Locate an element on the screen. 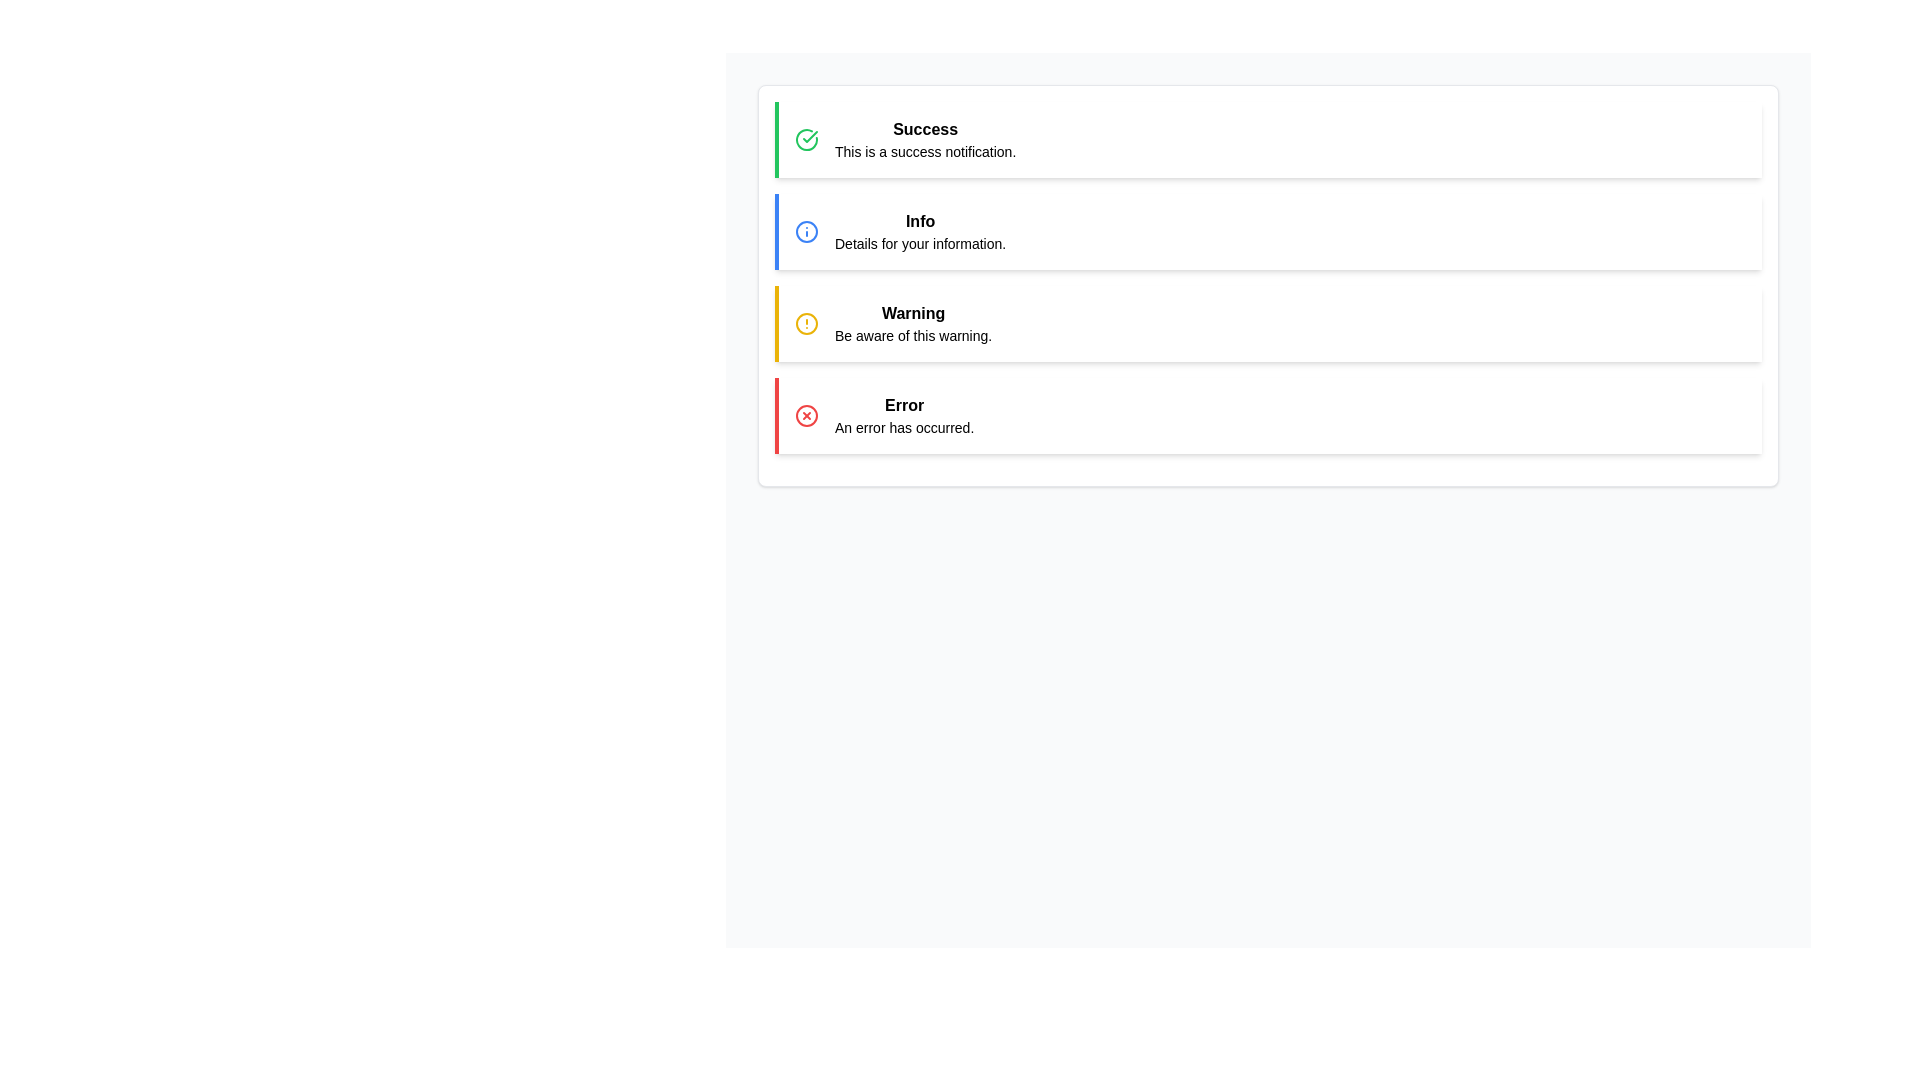 This screenshot has height=1080, width=1920. the circular icon with a green border and checkmark inside it, located at the top left corner of the 'Success' notification box is located at coordinates (806, 138).